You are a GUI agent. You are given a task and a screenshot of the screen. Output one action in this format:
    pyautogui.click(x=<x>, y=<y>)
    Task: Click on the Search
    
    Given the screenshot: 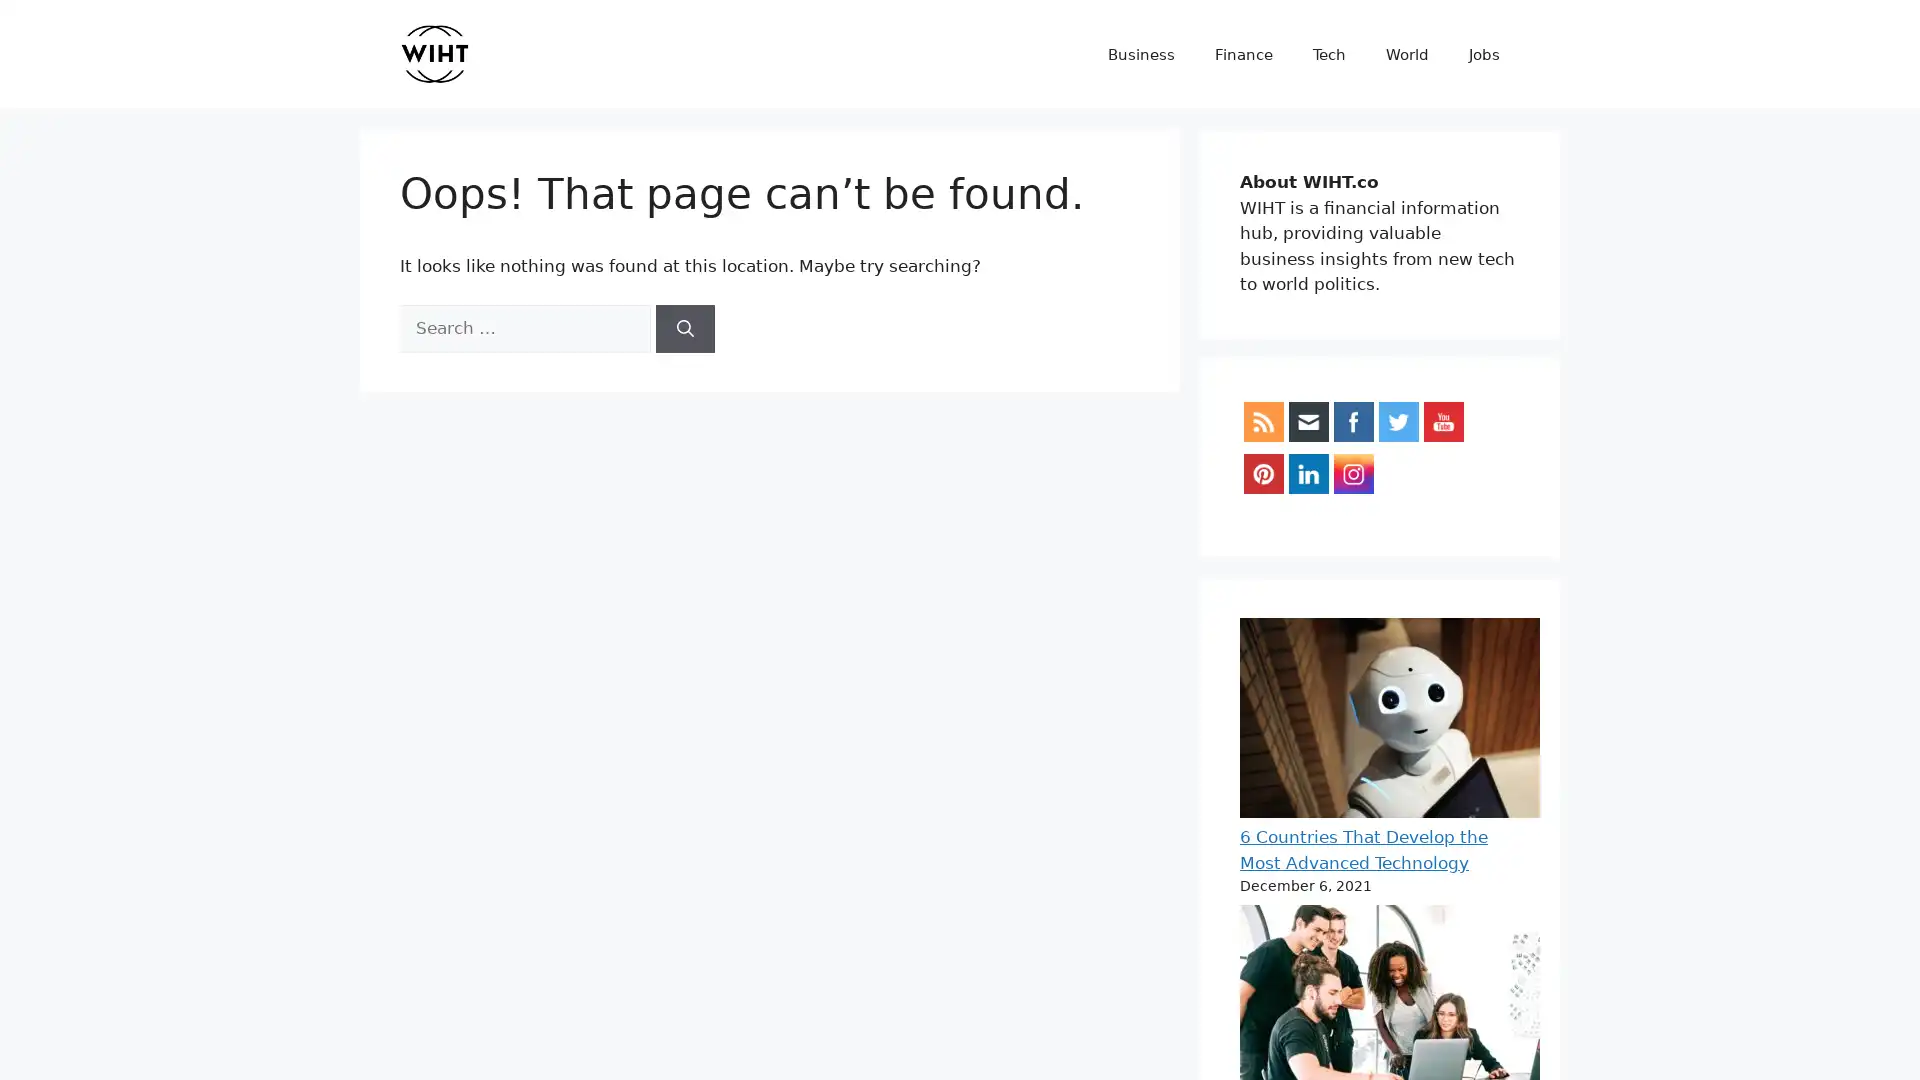 What is the action you would take?
    pyautogui.click(x=685, y=327)
    